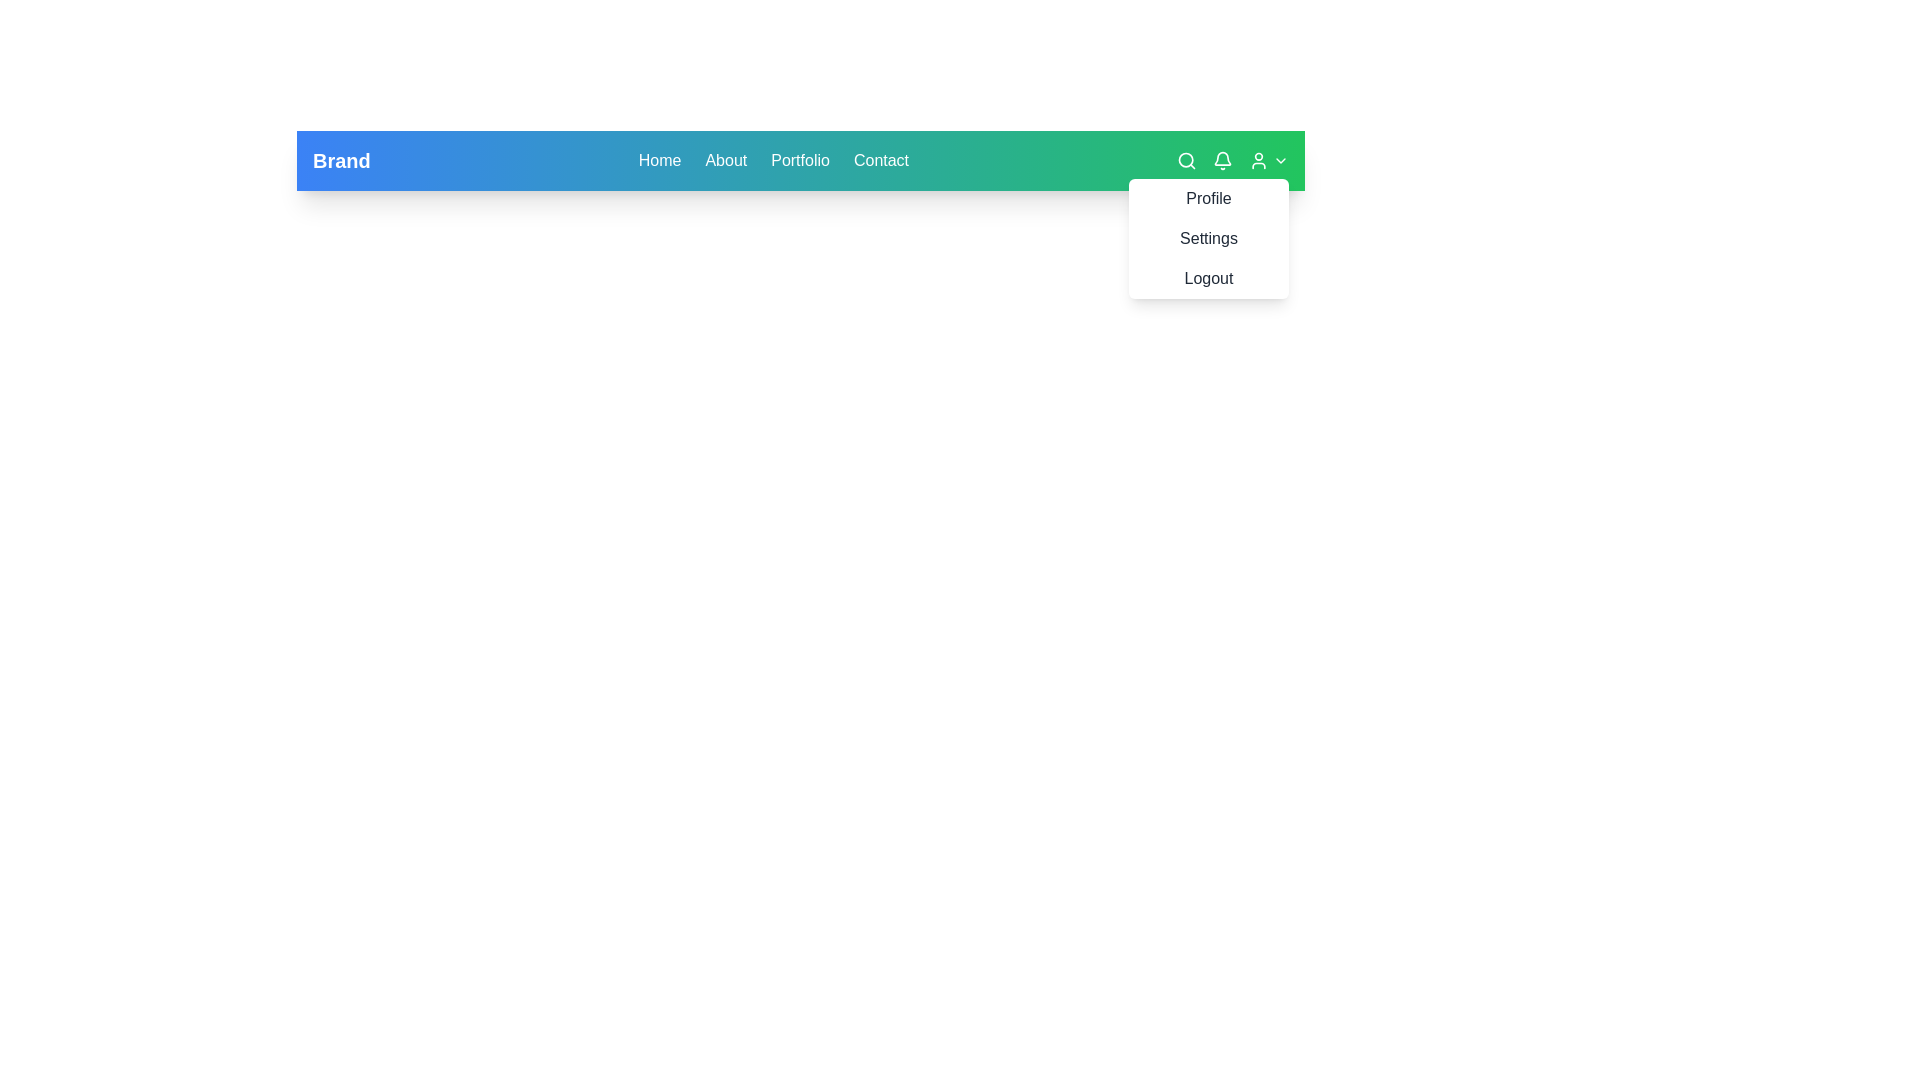 The image size is (1920, 1080). What do you see at coordinates (1232, 160) in the screenshot?
I see `the bell icon located in the notification area` at bounding box center [1232, 160].